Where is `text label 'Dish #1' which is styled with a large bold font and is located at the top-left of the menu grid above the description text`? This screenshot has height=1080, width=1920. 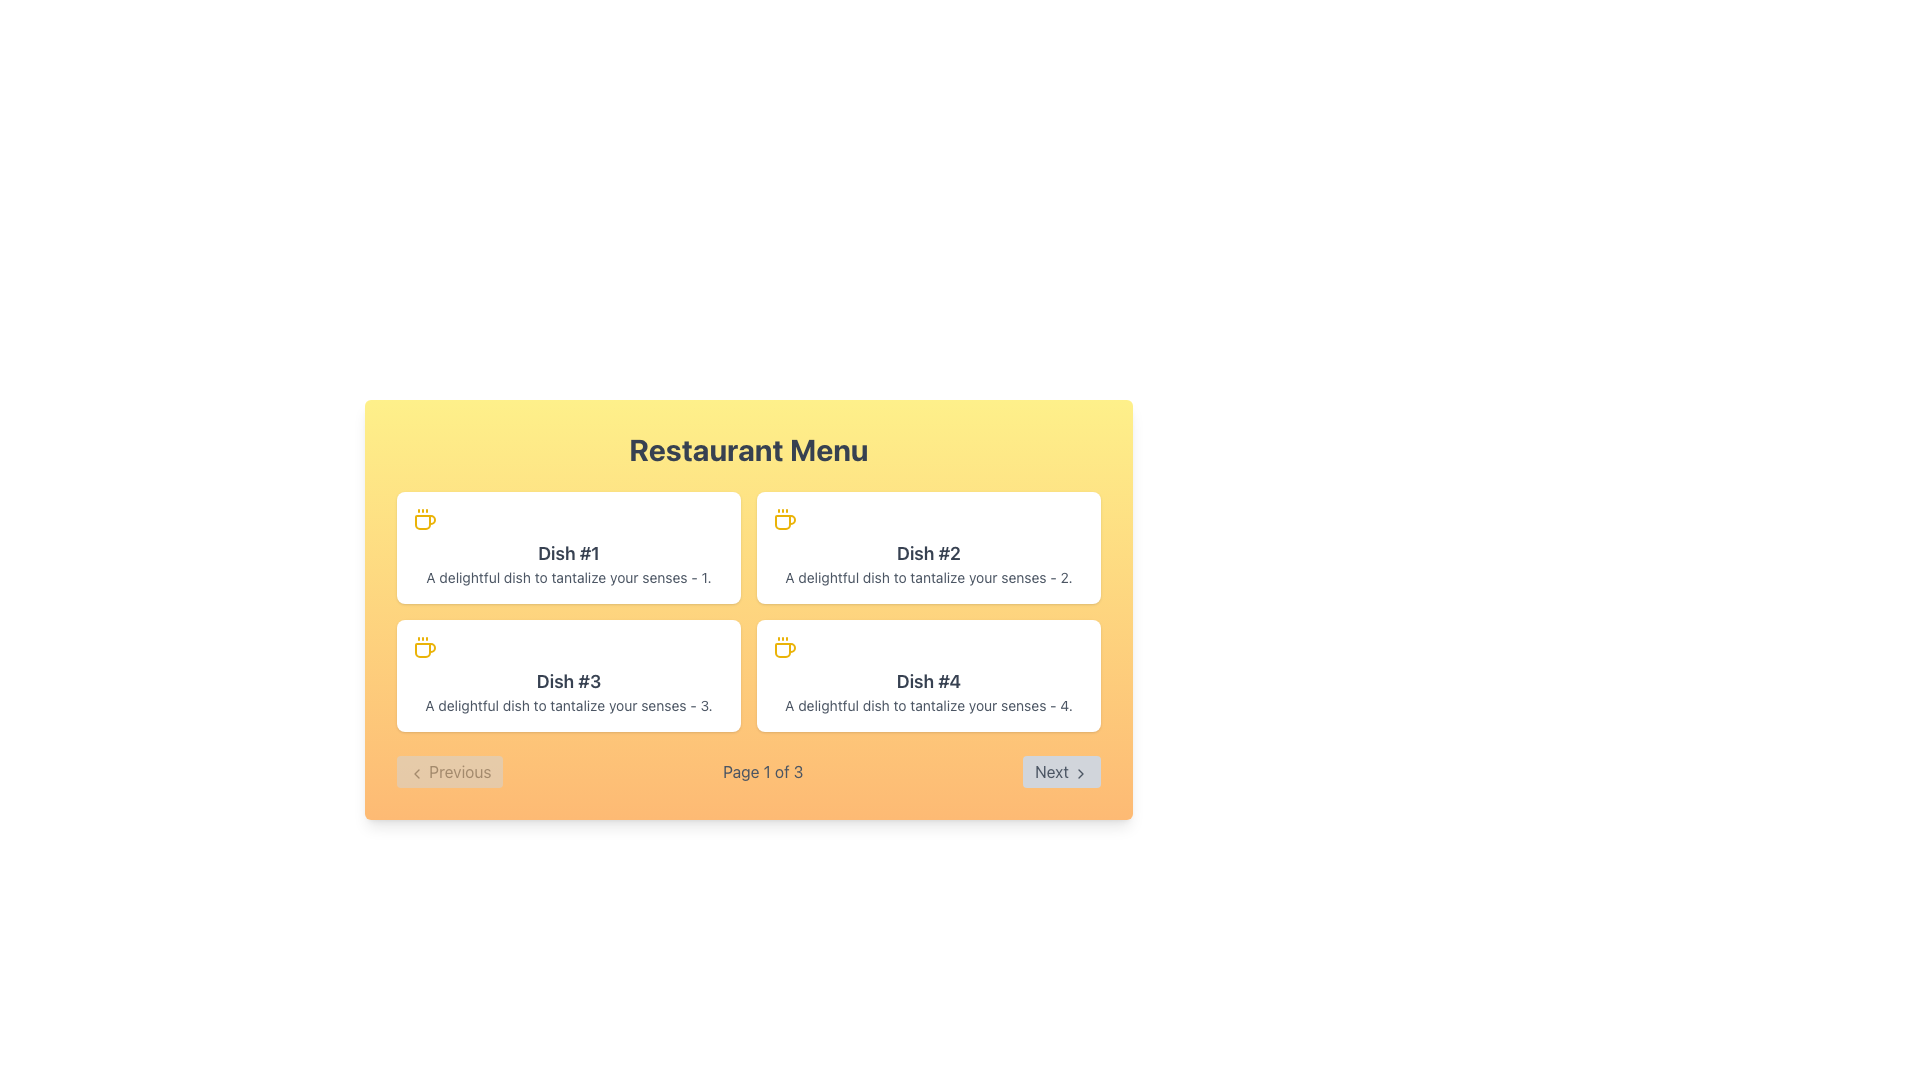 text label 'Dish #1' which is styled with a large bold font and is located at the top-left of the menu grid above the description text is located at coordinates (568, 554).